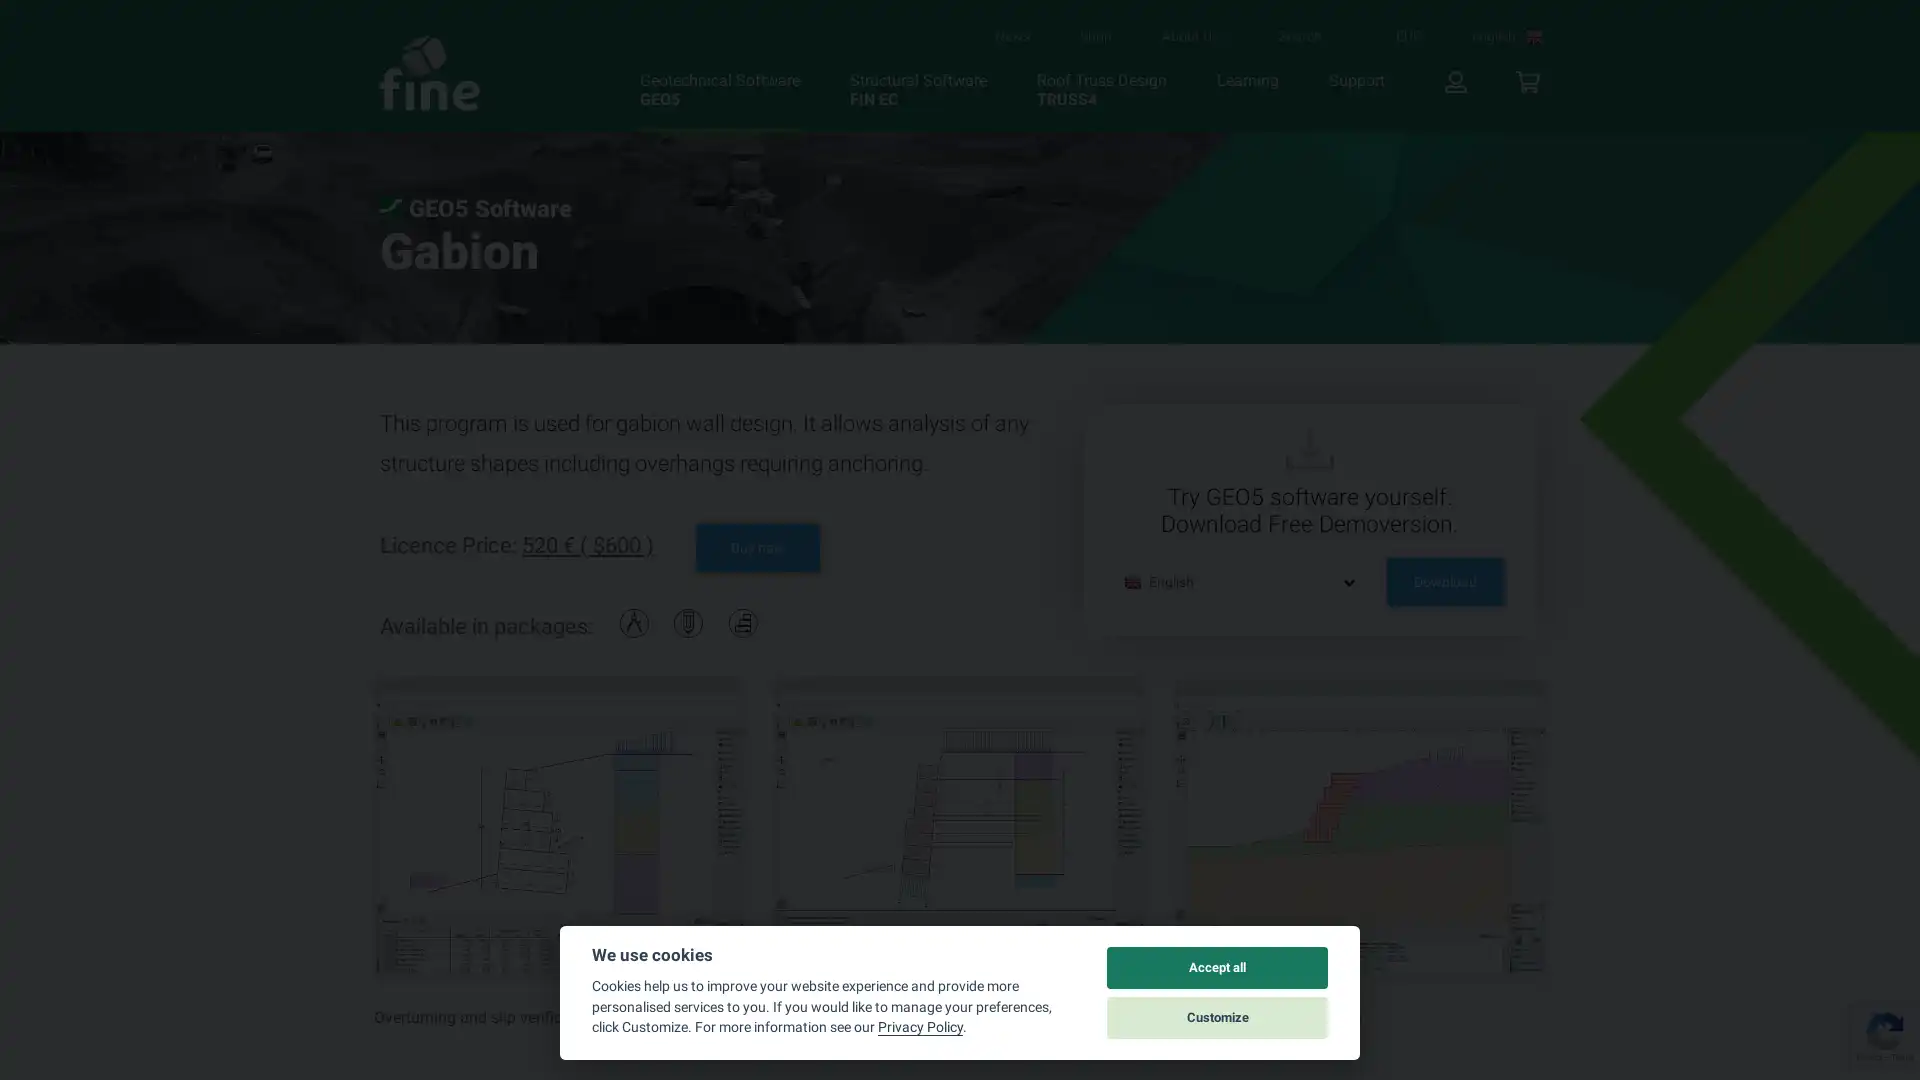 The height and width of the screenshot is (1080, 1920). What do you see at coordinates (1444, 582) in the screenshot?
I see `Download` at bounding box center [1444, 582].